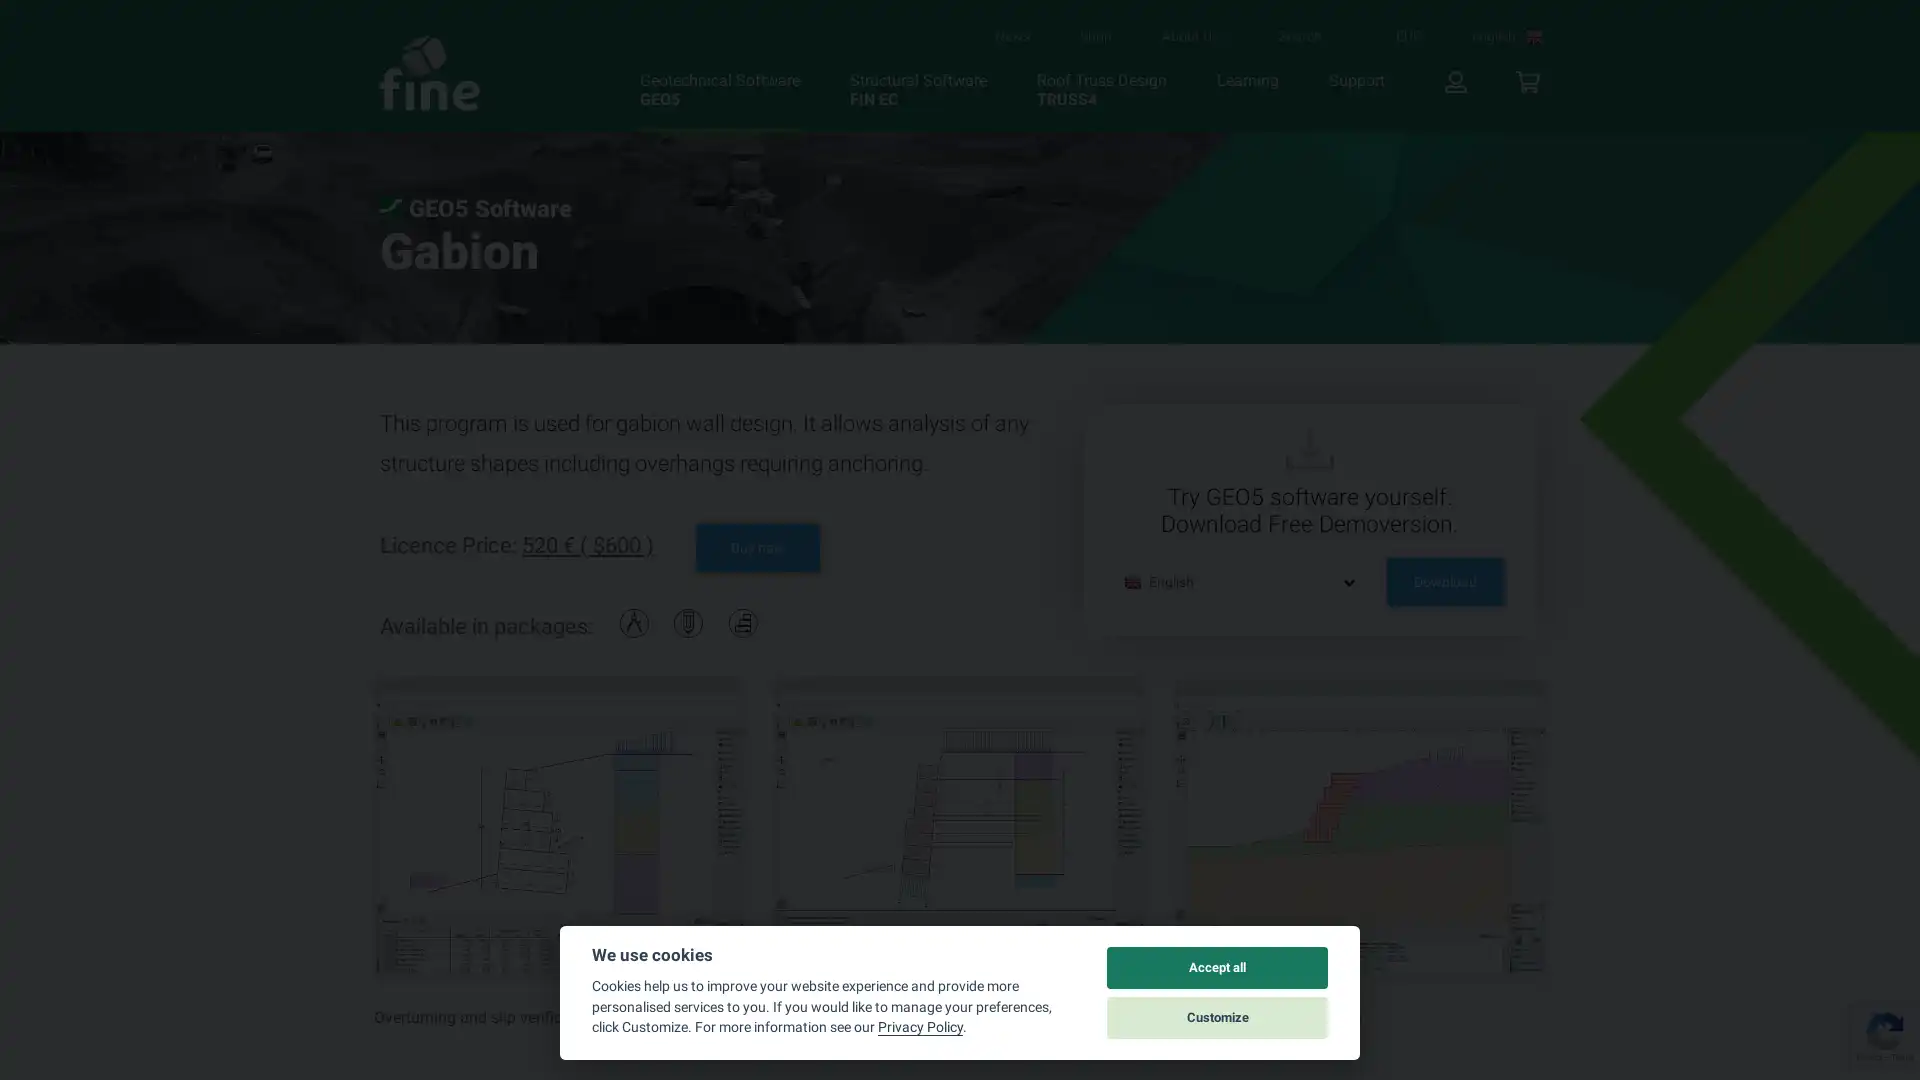 The height and width of the screenshot is (1080, 1920). What do you see at coordinates (1444, 582) in the screenshot?
I see `Download` at bounding box center [1444, 582].